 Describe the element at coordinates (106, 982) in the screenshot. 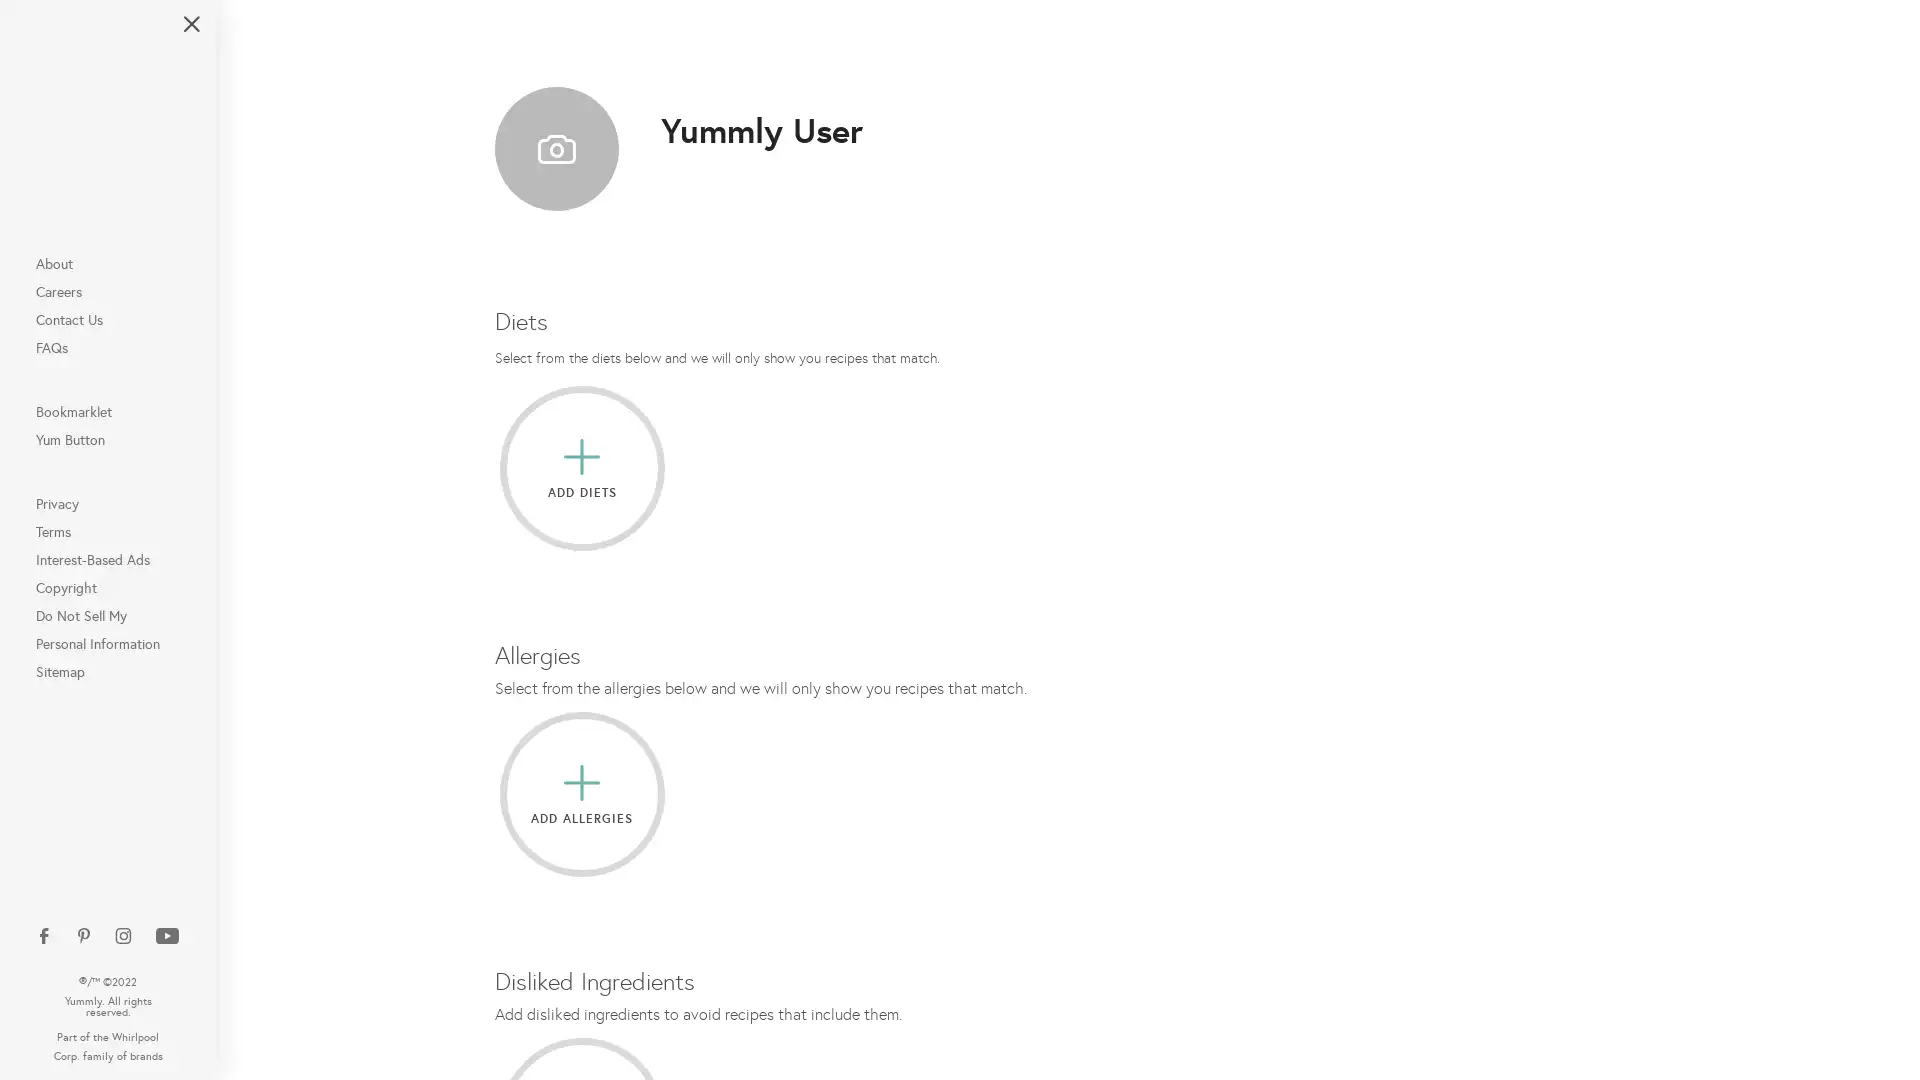

I see `Open Additional Navigation Options` at that location.